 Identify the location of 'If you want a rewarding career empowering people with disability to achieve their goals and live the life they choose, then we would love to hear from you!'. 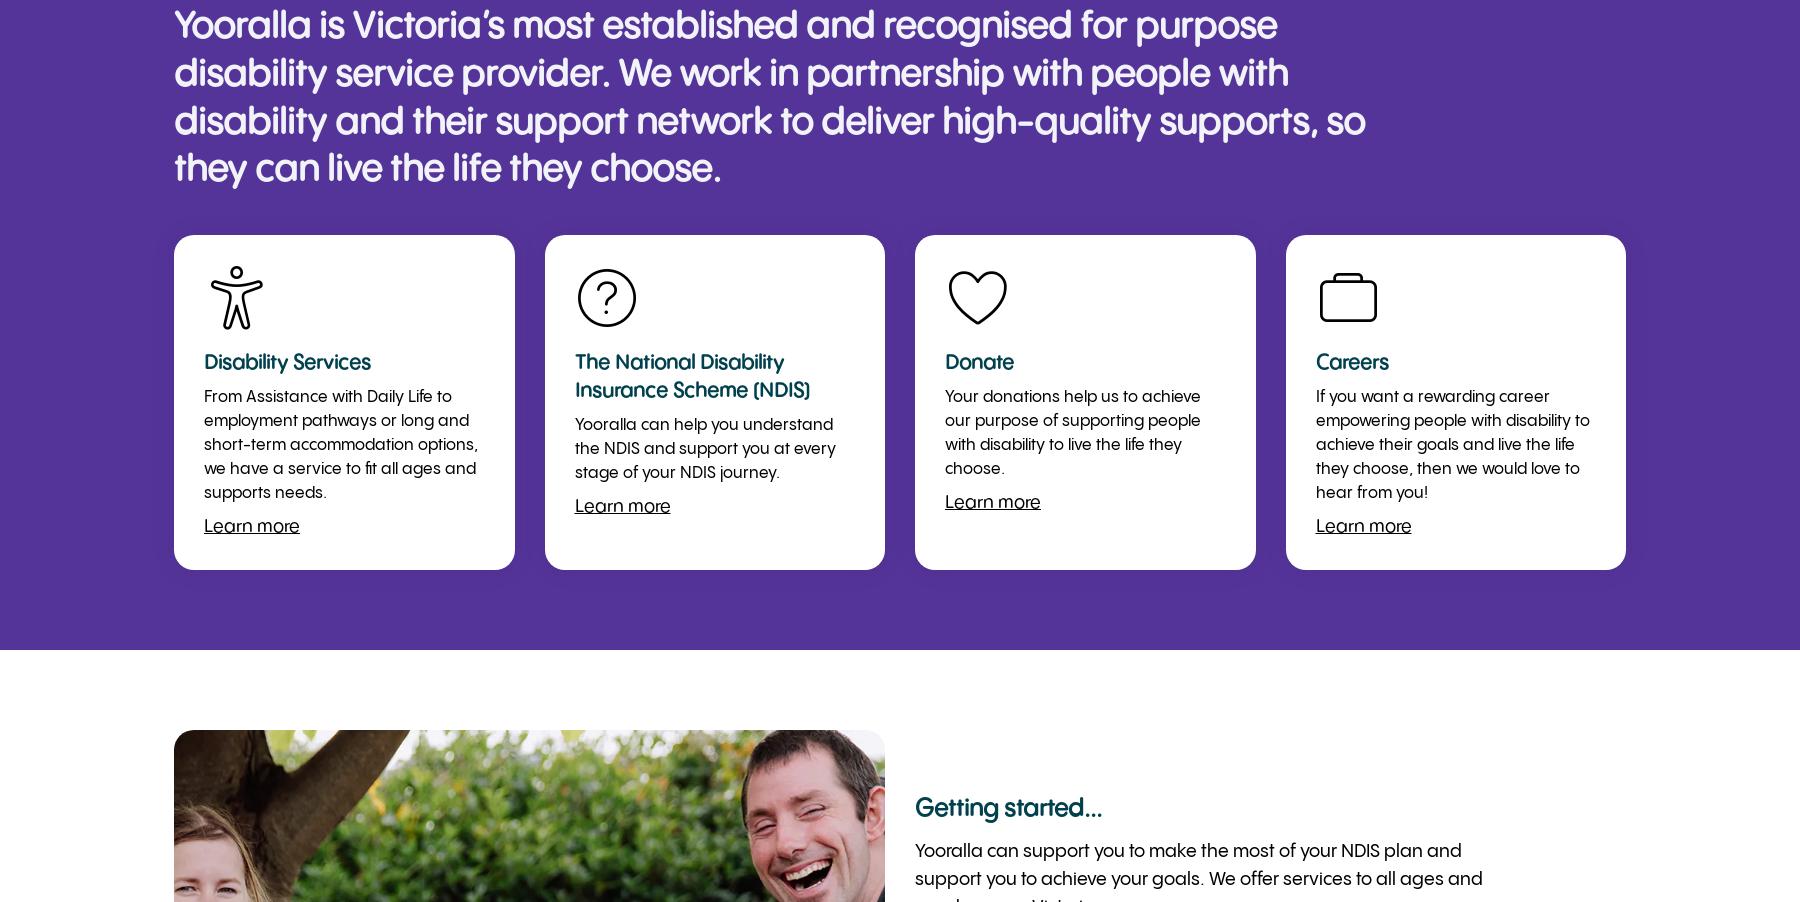
(1315, 445).